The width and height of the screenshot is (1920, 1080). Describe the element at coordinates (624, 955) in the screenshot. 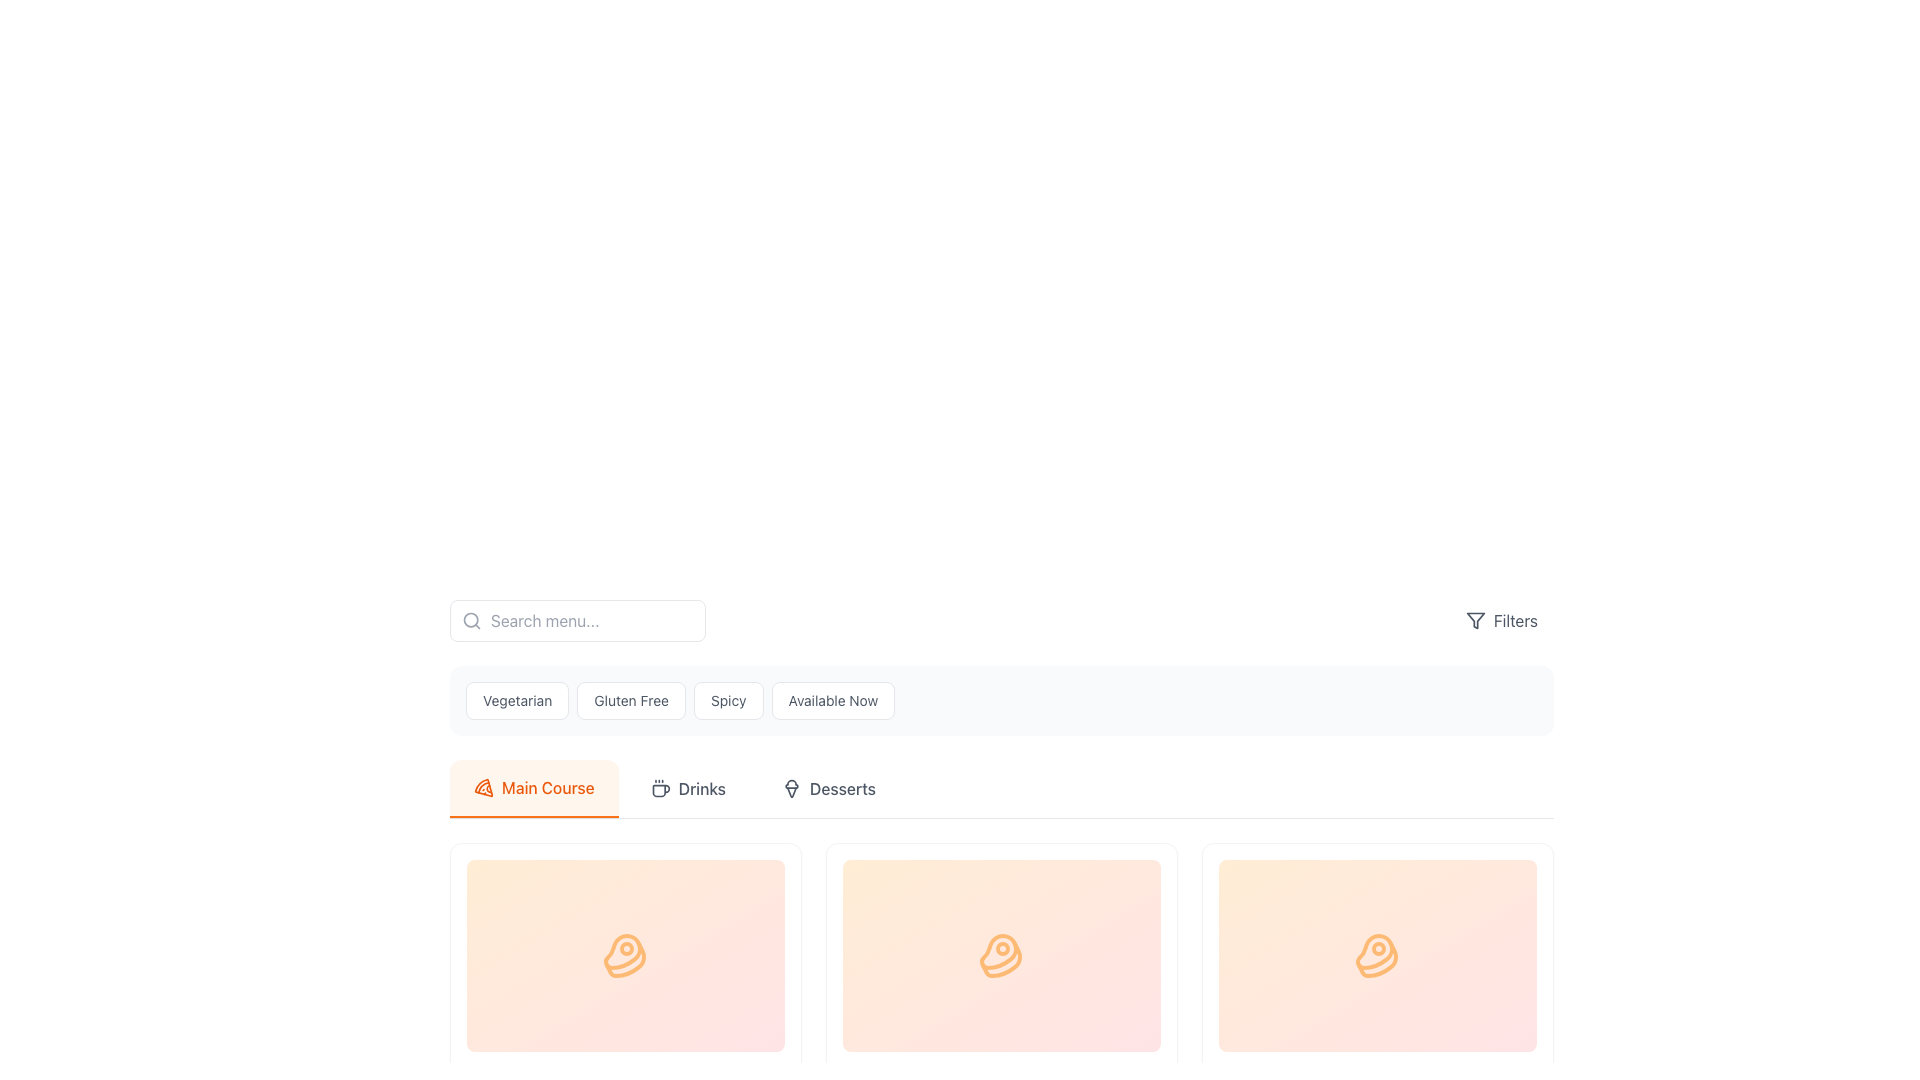

I see `the SVG icon styled as a steak graphic with orange outlines` at that location.